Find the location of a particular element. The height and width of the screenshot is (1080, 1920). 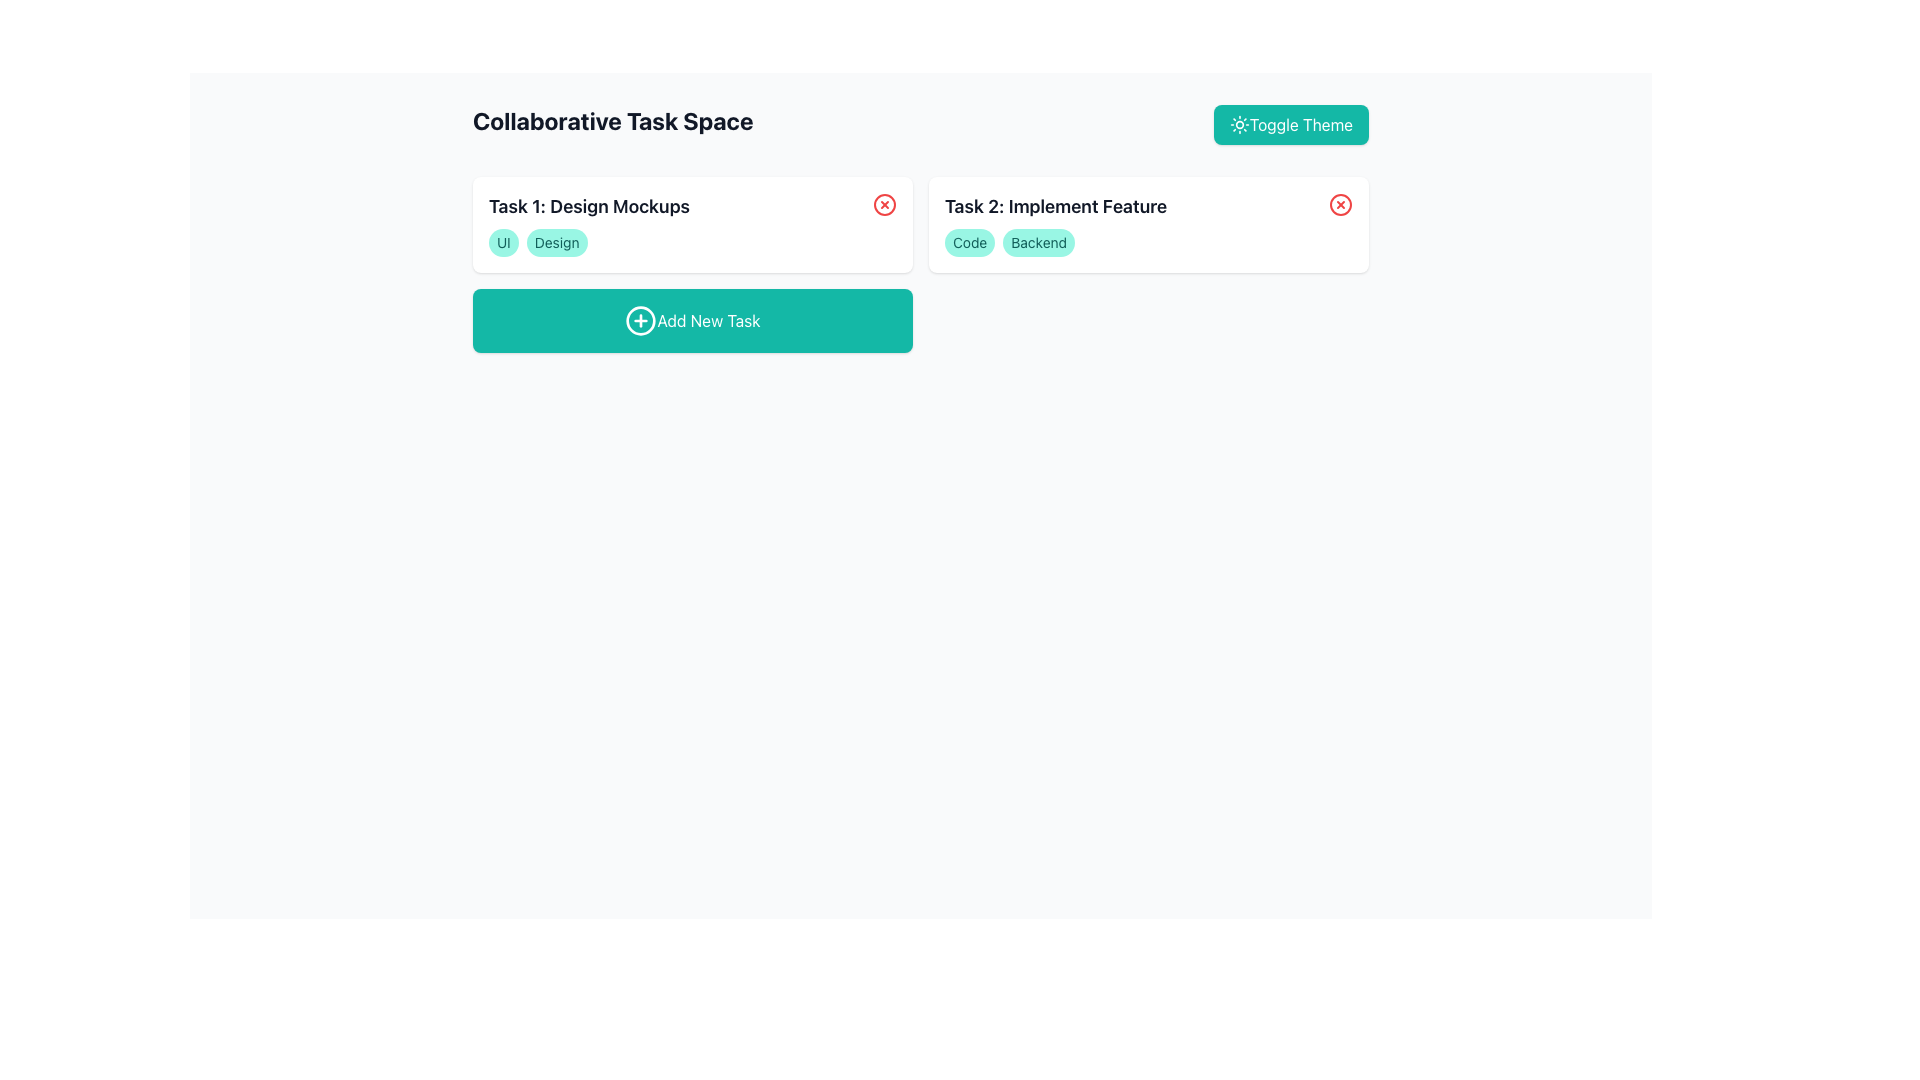

the sun icon located within the teal-colored 'Toggle Theme' button at the top-right section of the interface is located at coordinates (1238, 124).